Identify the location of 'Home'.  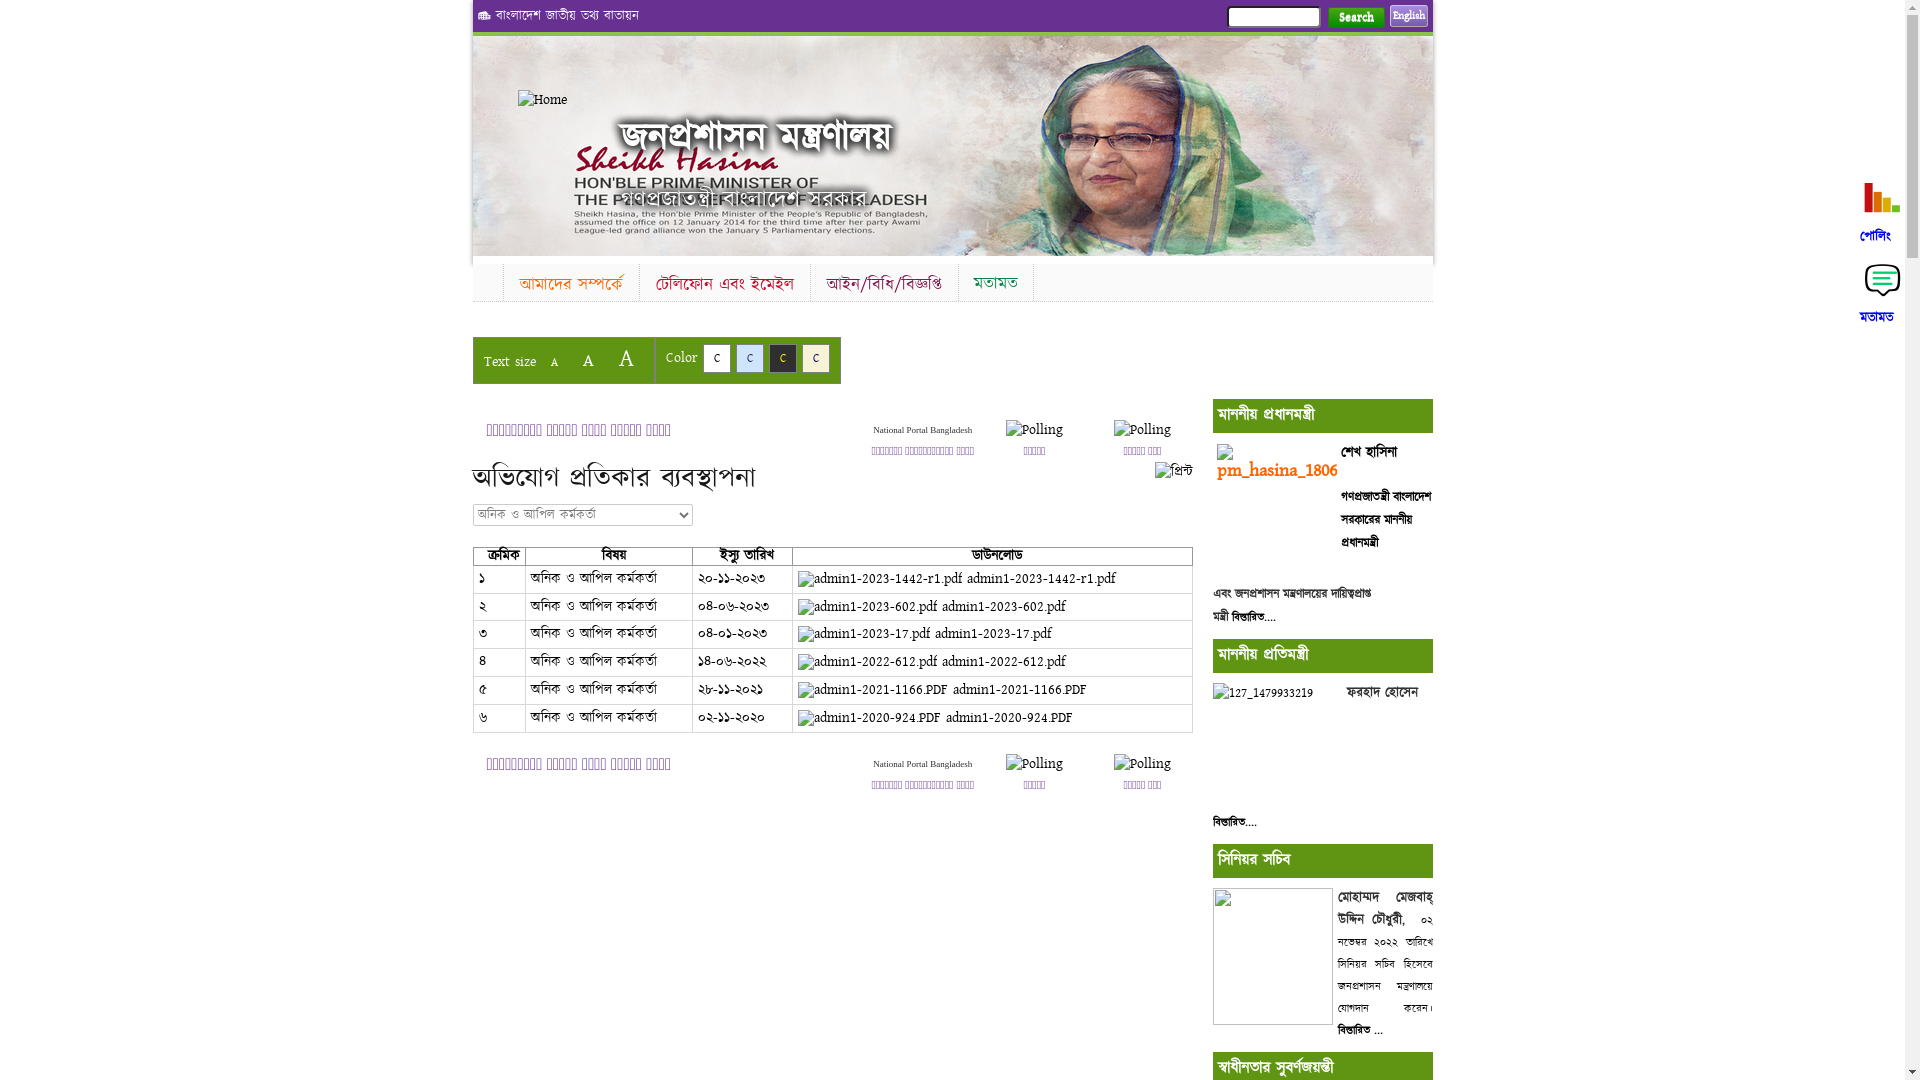
(518, 100).